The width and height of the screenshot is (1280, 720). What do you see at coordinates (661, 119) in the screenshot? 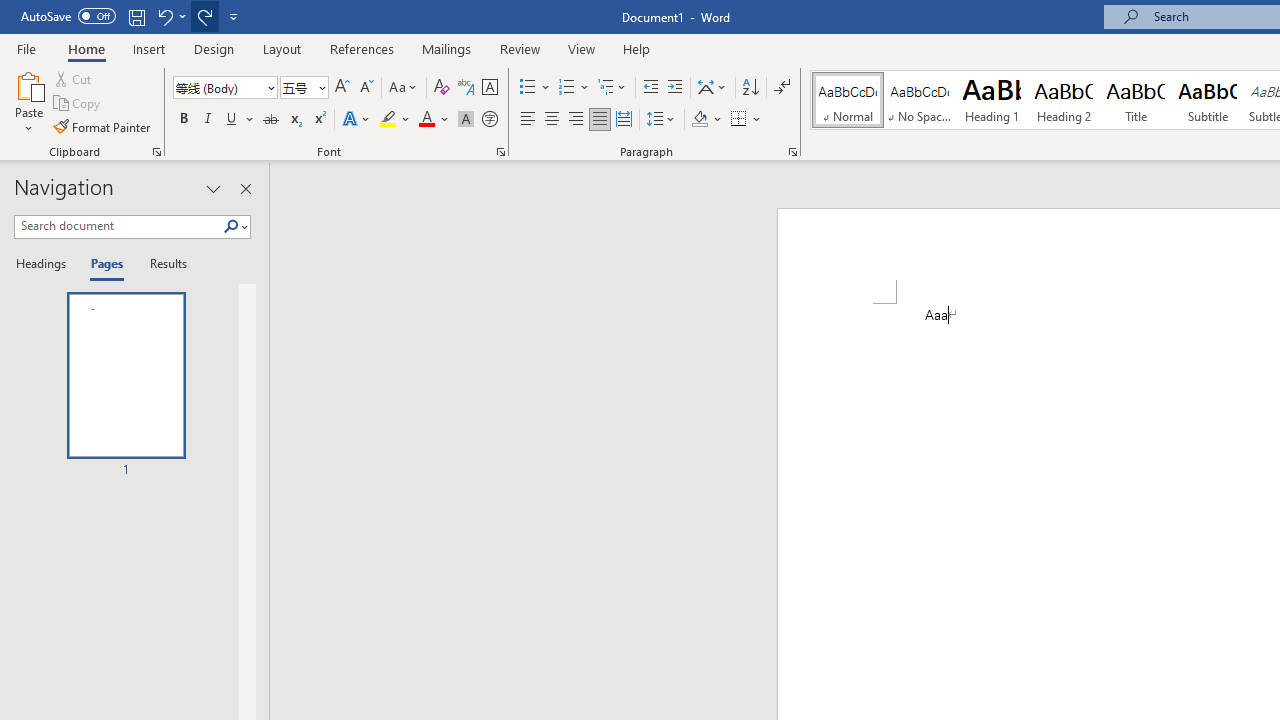
I see `'Line and Paragraph Spacing'` at bounding box center [661, 119].